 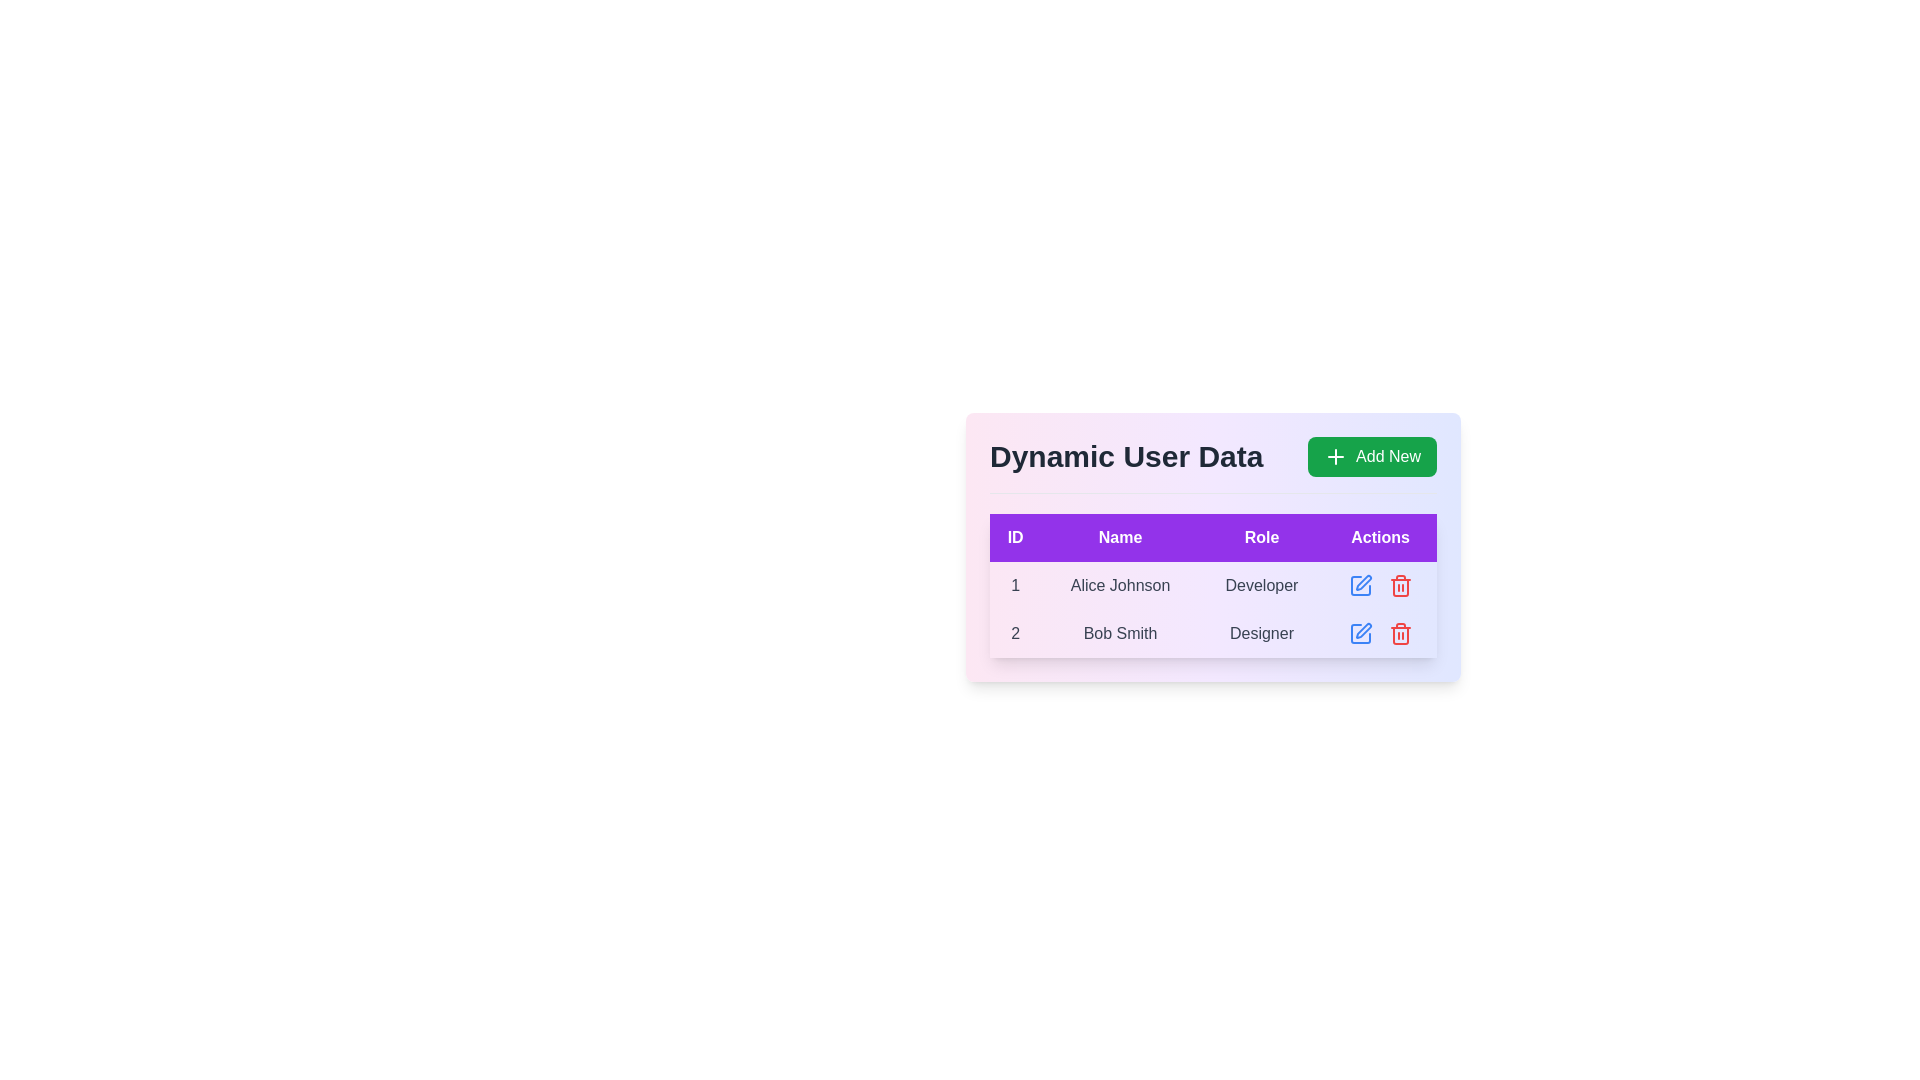 I want to click on the Text item representing an ID or order index in the first column of the row containing 'Alice Johnson, Developer', so click(x=1015, y=585).